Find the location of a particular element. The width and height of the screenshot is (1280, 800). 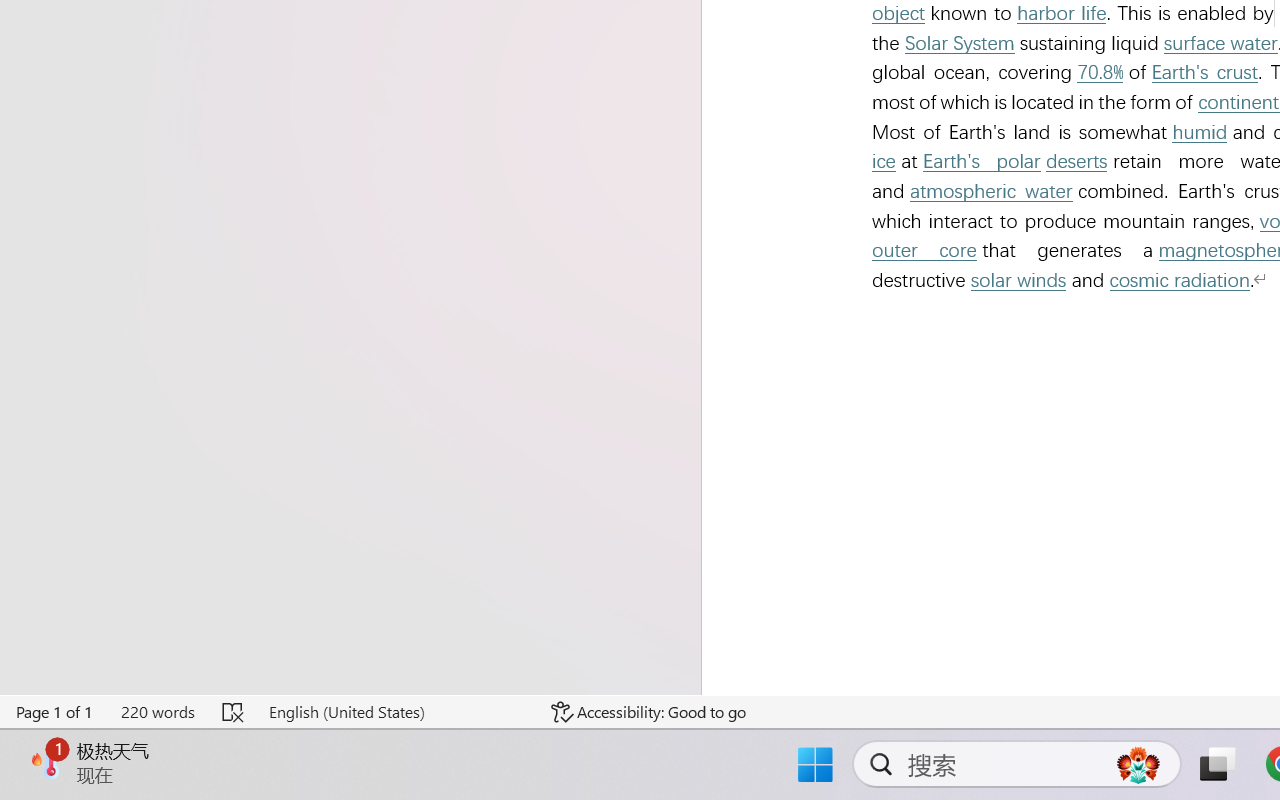

'cosmic radiation' is located at coordinates (1180, 280).